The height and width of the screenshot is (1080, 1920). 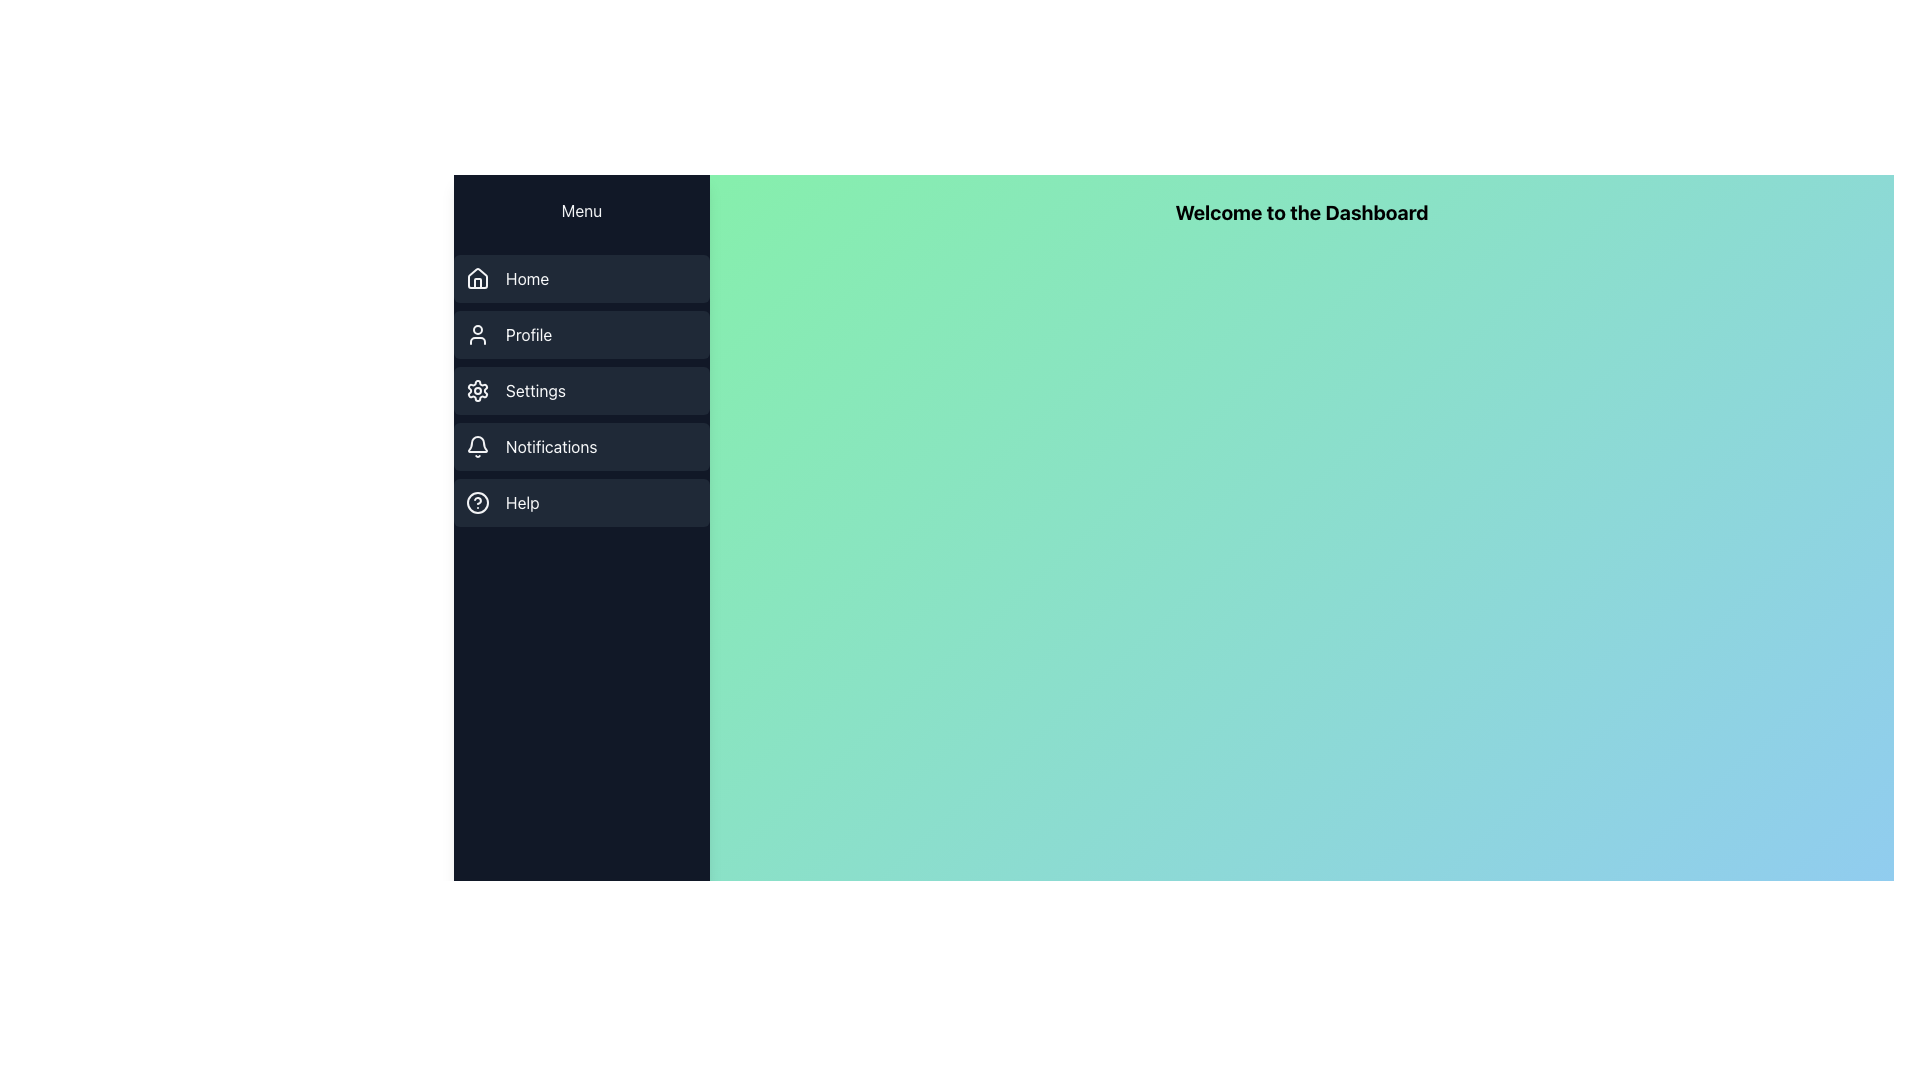 What do you see at coordinates (477, 390) in the screenshot?
I see `the design of the gear icon representing the 'Settings' menu item, which is the third item in the vertical list on the left panel` at bounding box center [477, 390].